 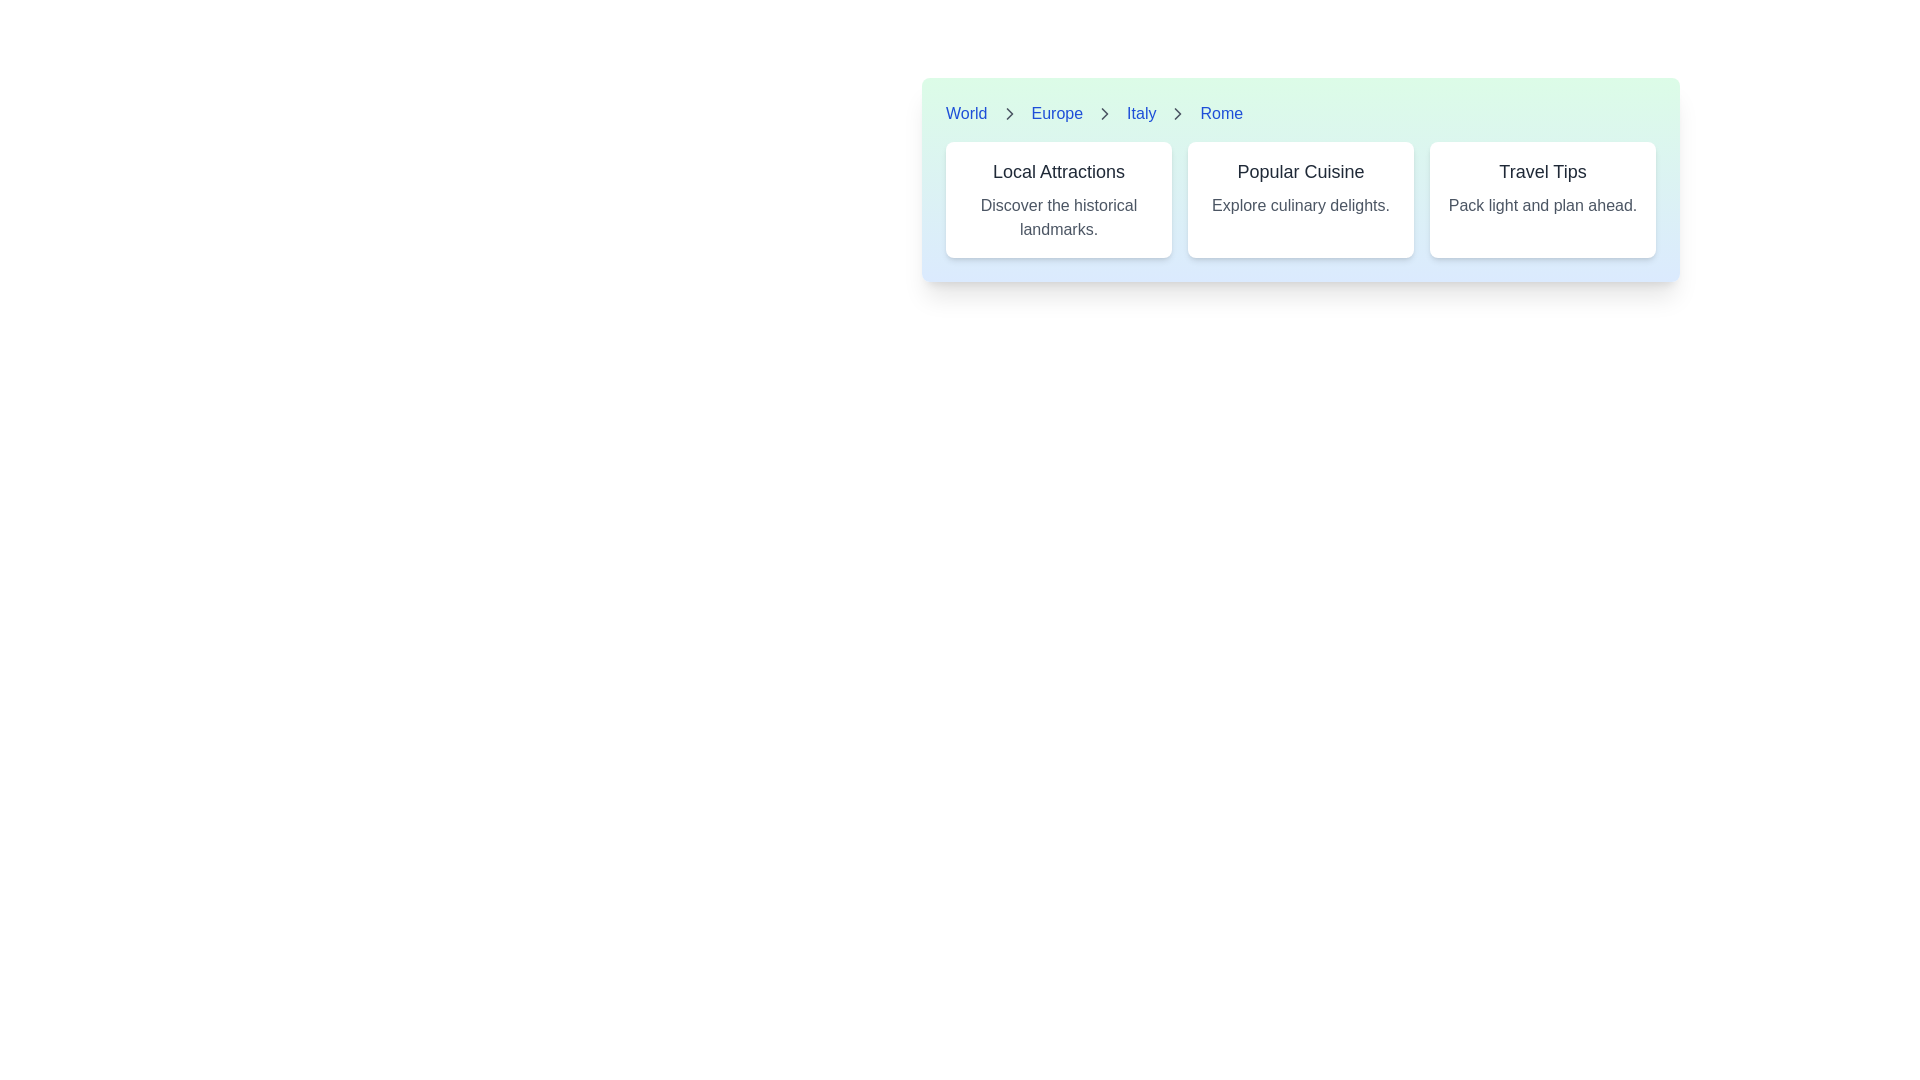 What do you see at coordinates (1178, 114) in the screenshot?
I see `the right-facing chevron arrow icon located between the 'Italy' and 'Rome' text links in the breadcrumb navigation bar` at bounding box center [1178, 114].